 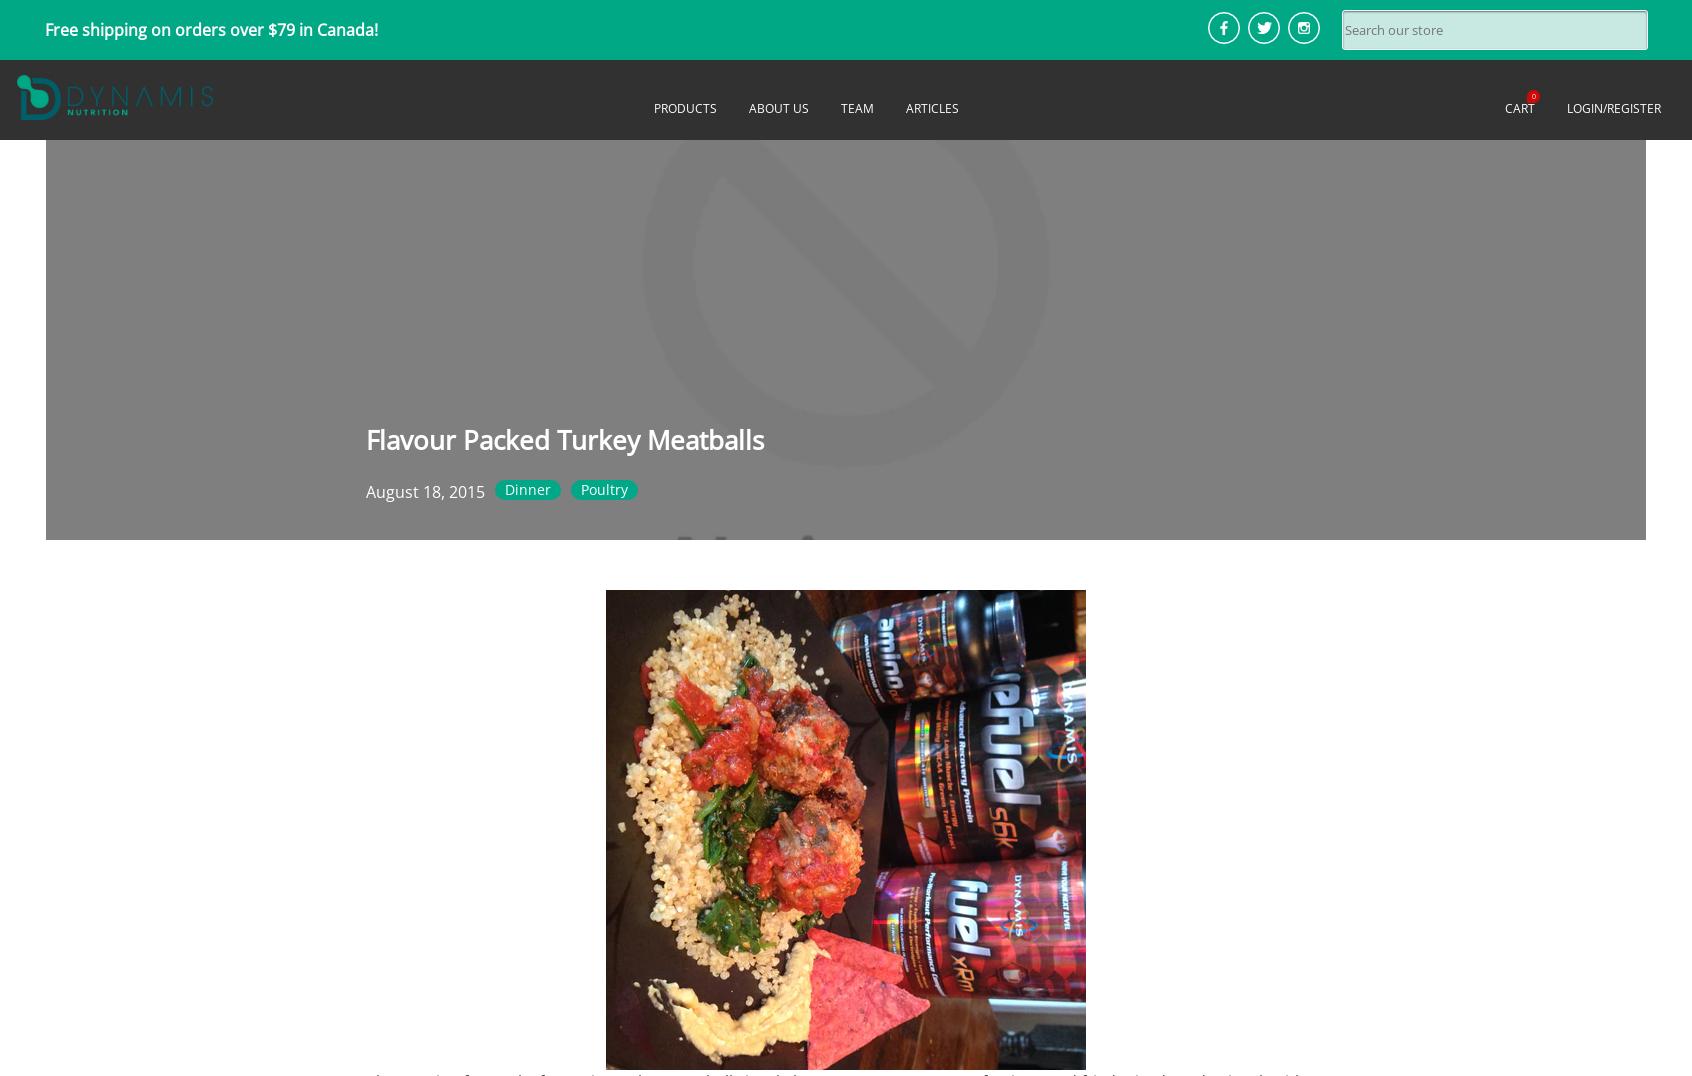 I want to click on 'Free shipping on orders over $79 in Canada!', so click(x=209, y=28).